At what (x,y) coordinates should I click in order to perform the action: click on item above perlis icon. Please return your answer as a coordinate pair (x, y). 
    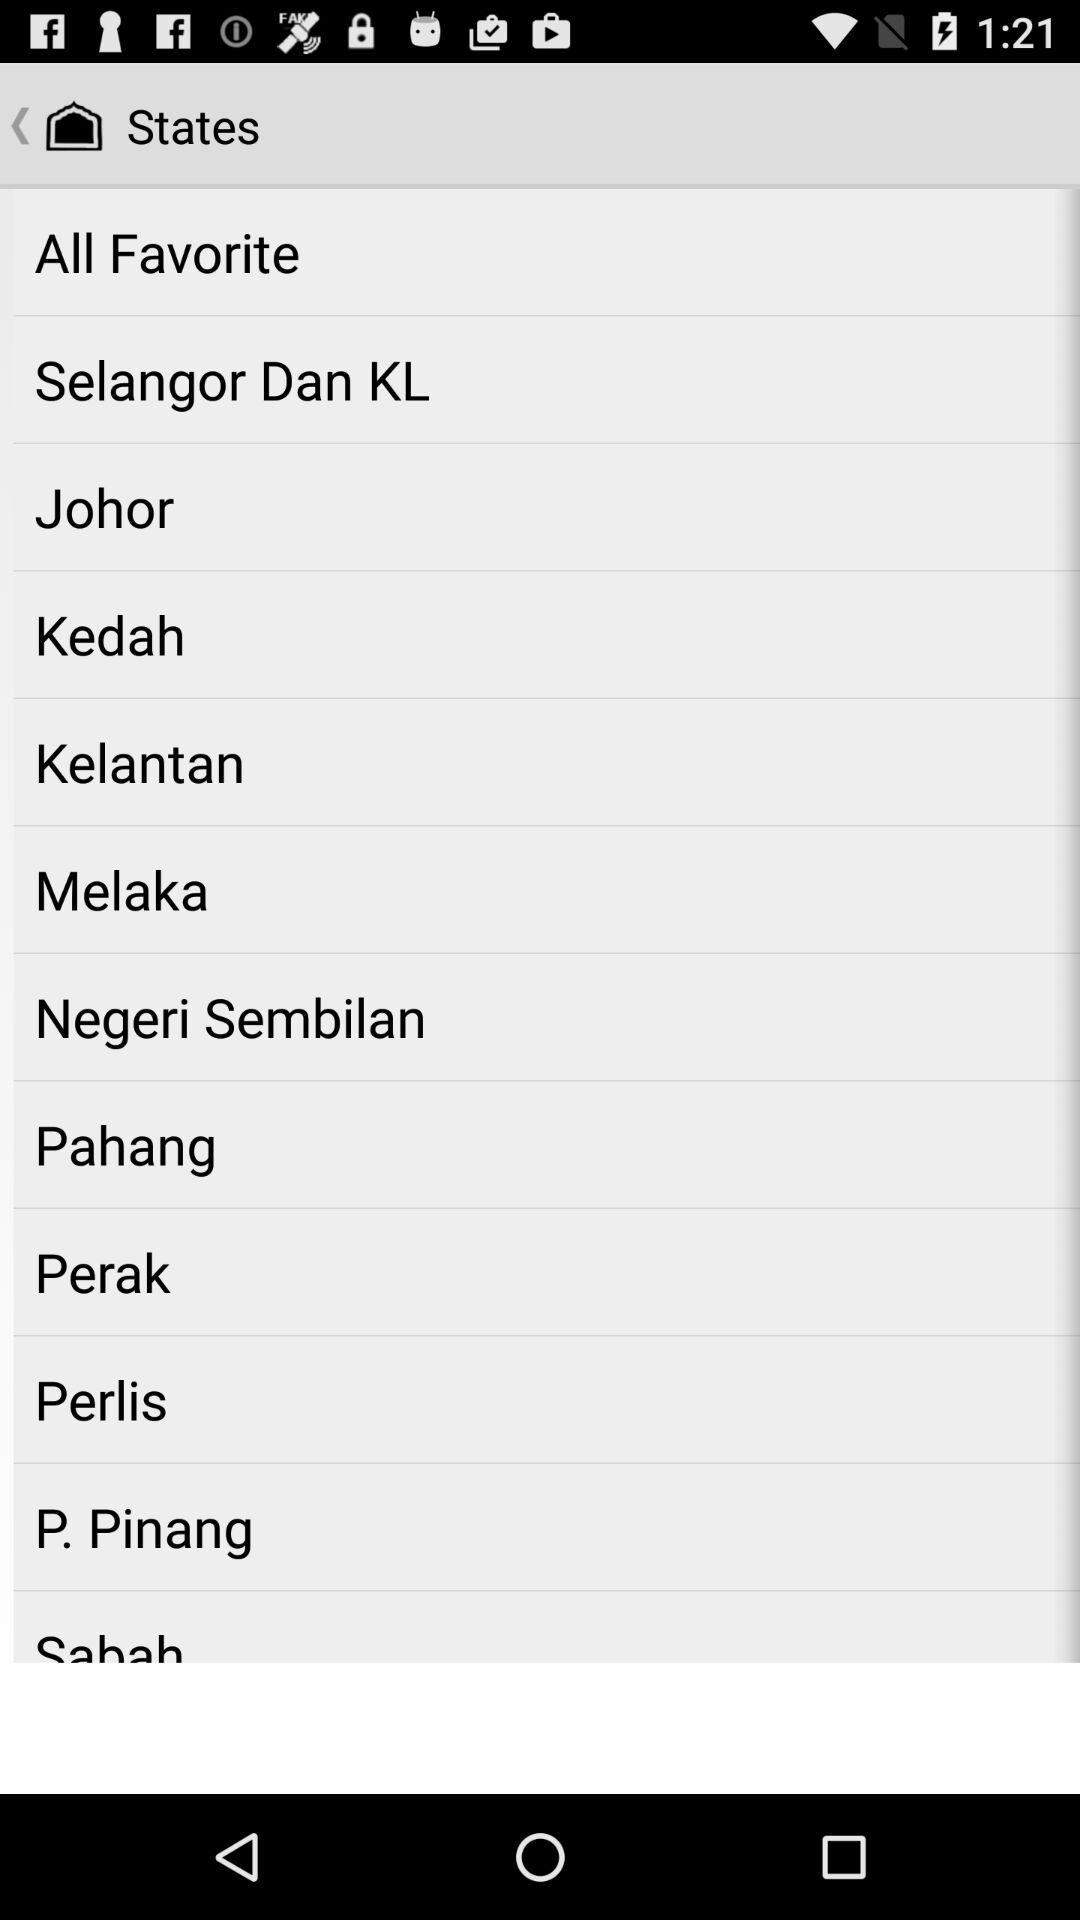
    Looking at the image, I should click on (546, 1271).